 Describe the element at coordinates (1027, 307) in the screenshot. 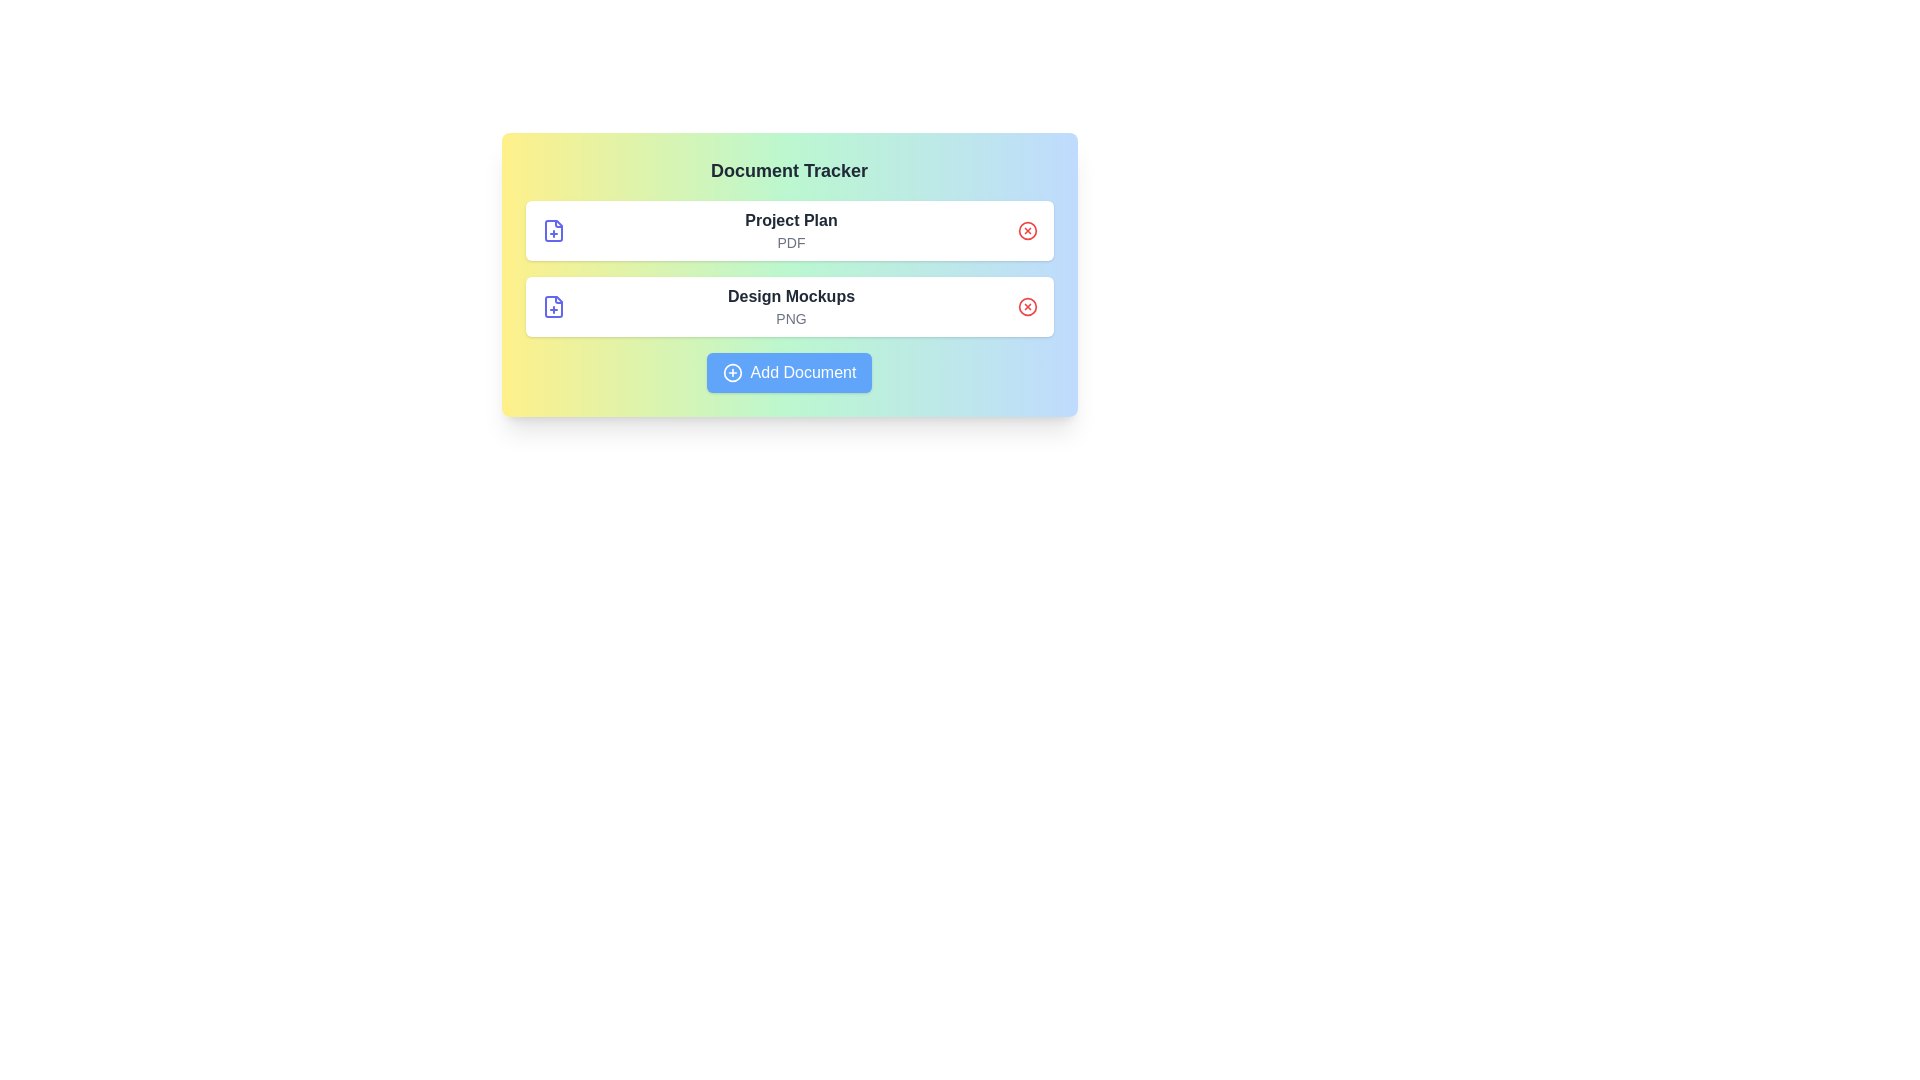

I see `'Remove' button next to the document titled Design Mockups` at that location.